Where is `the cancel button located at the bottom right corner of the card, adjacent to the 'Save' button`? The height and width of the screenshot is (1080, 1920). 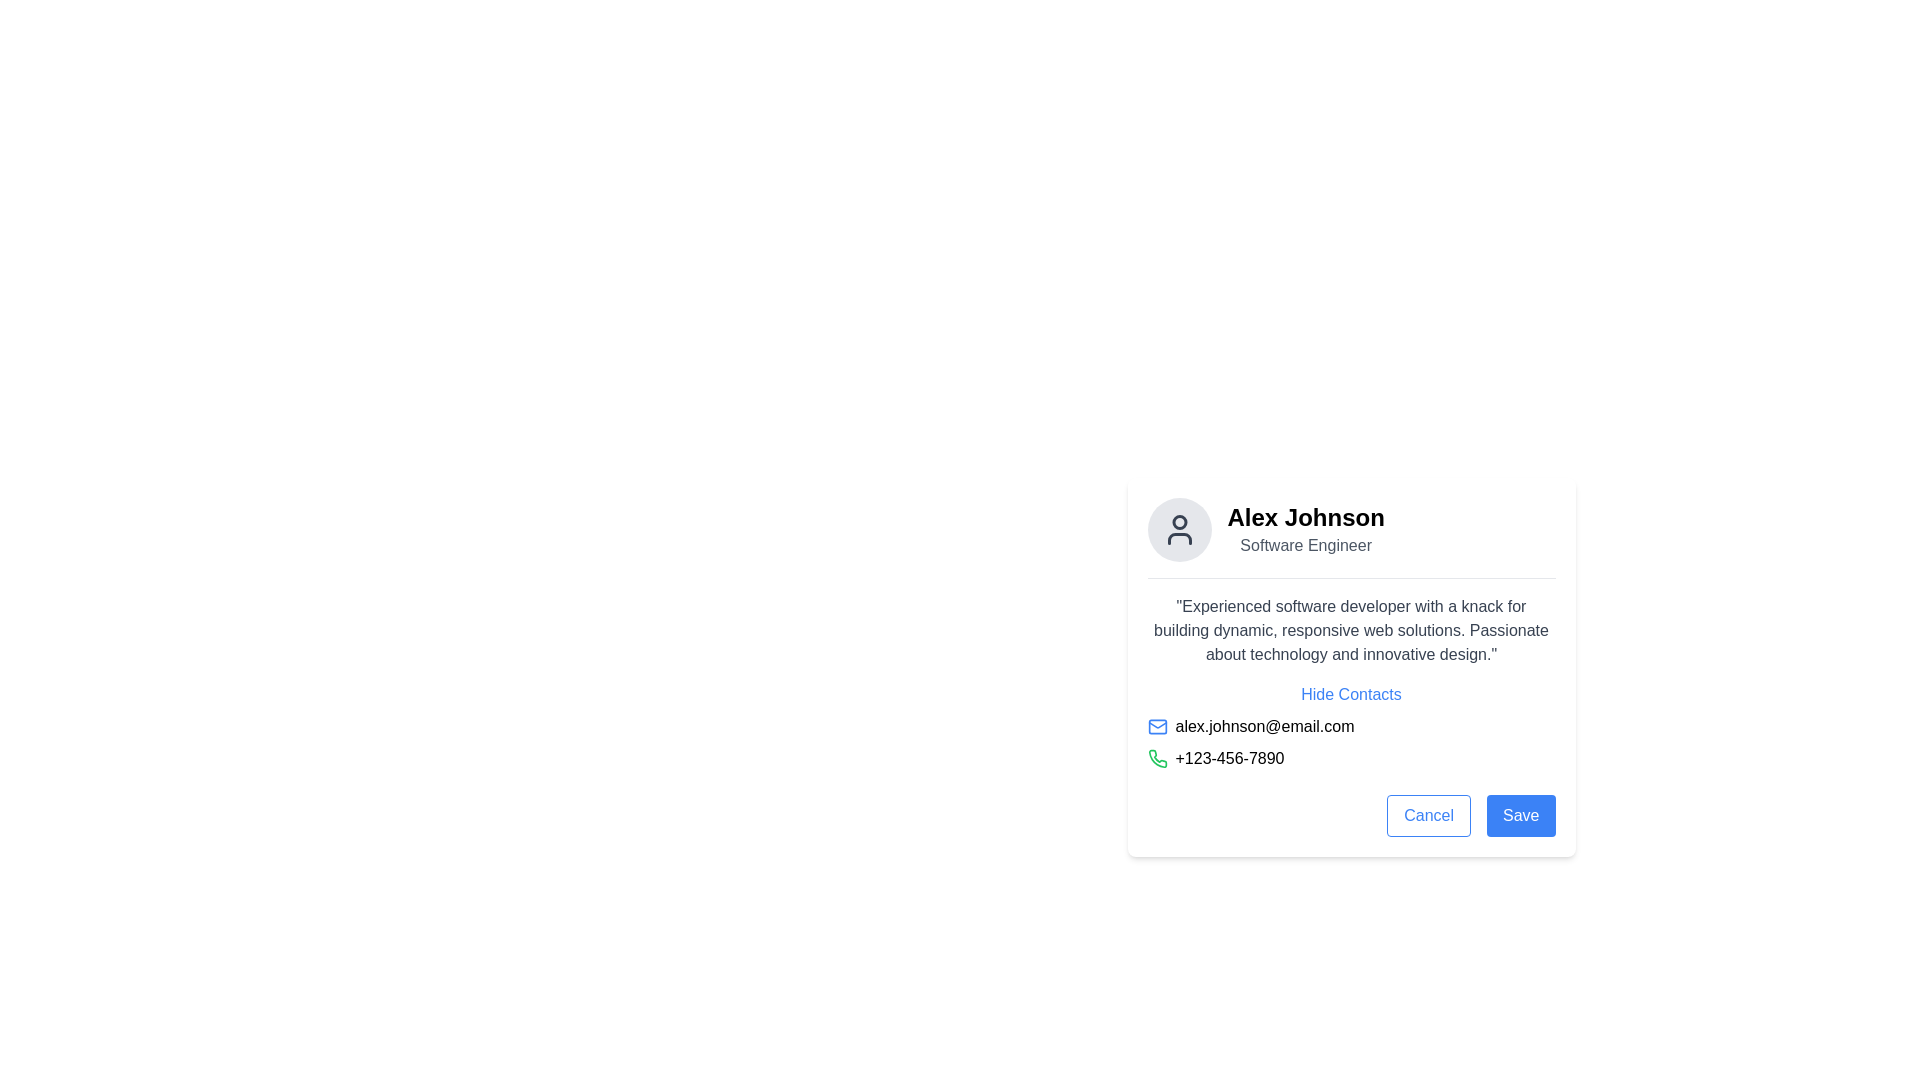
the cancel button located at the bottom right corner of the card, adjacent to the 'Save' button is located at coordinates (1428, 816).